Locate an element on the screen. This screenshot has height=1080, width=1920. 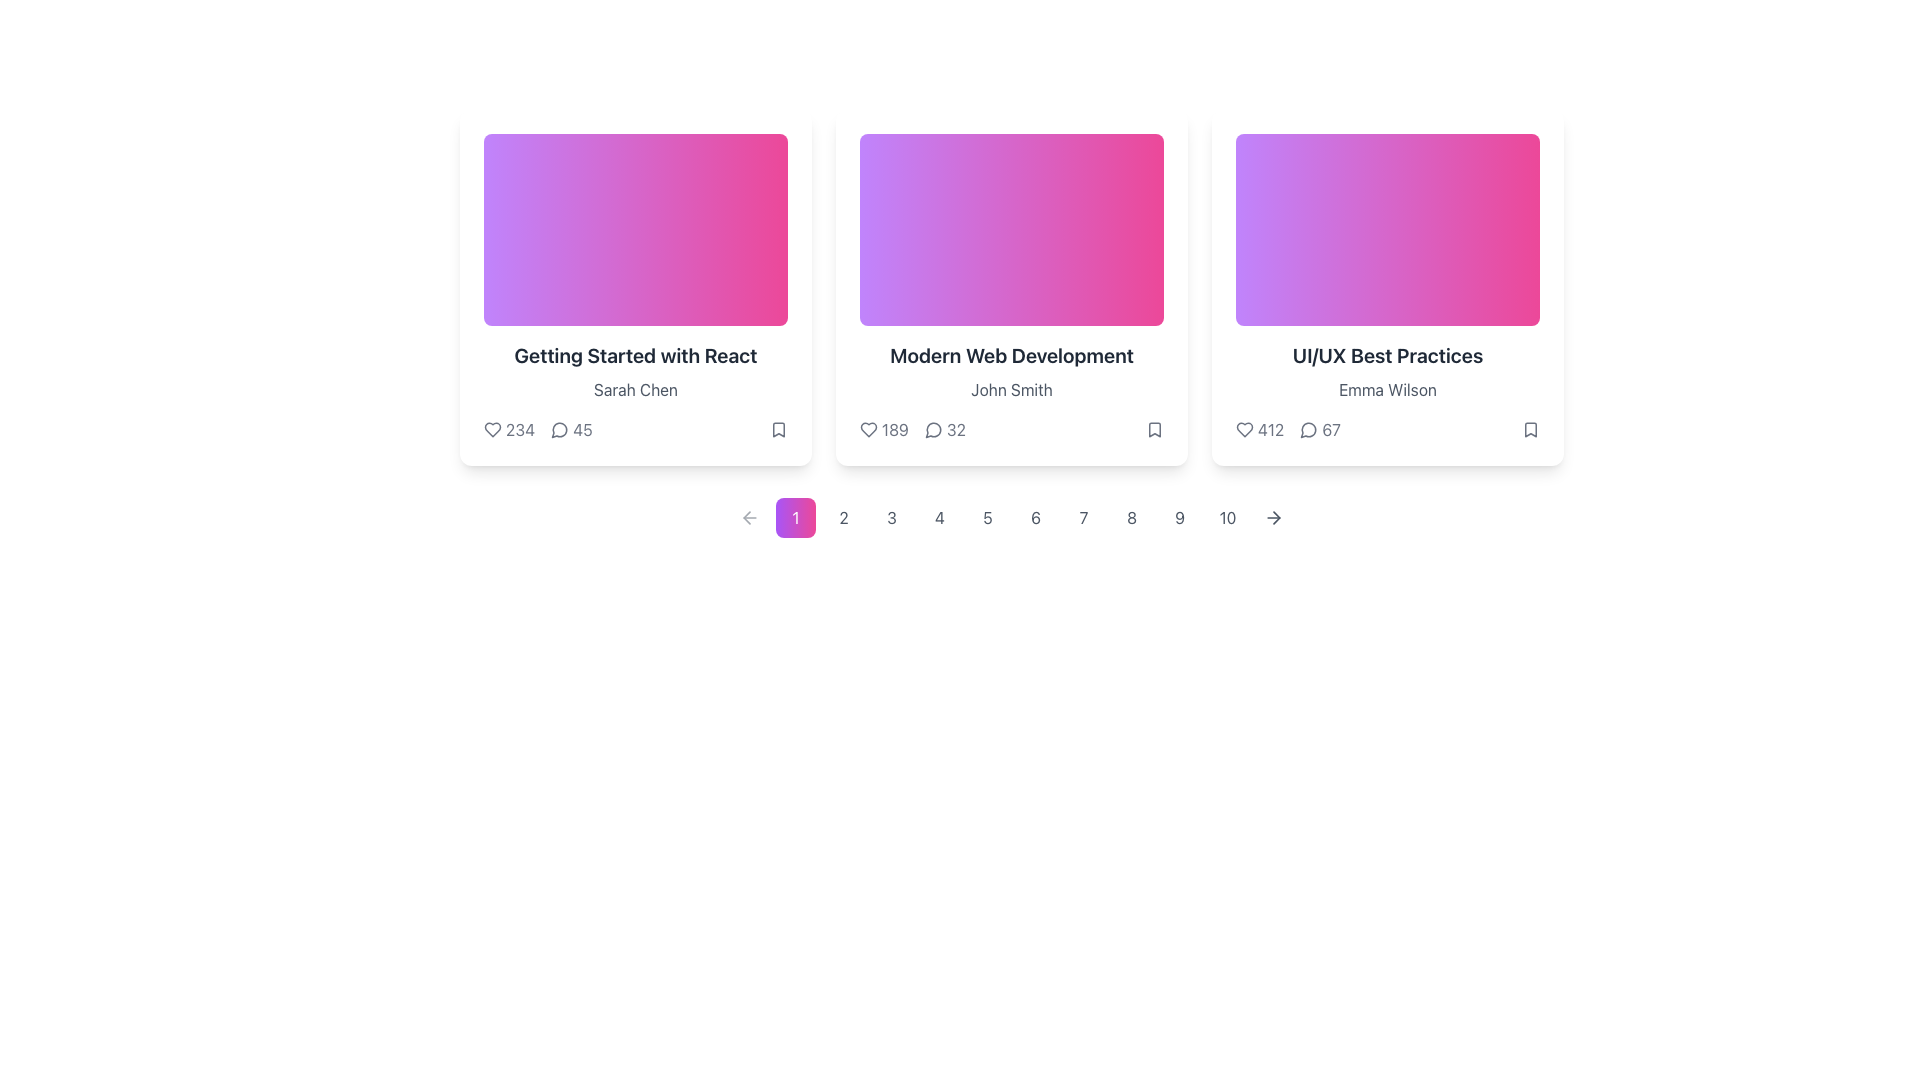
the third interactive numeric indicator with an icon located to the right of the '189' heart icon in the 'Modern Web Development' card for accessibility navigation is located at coordinates (944, 428).